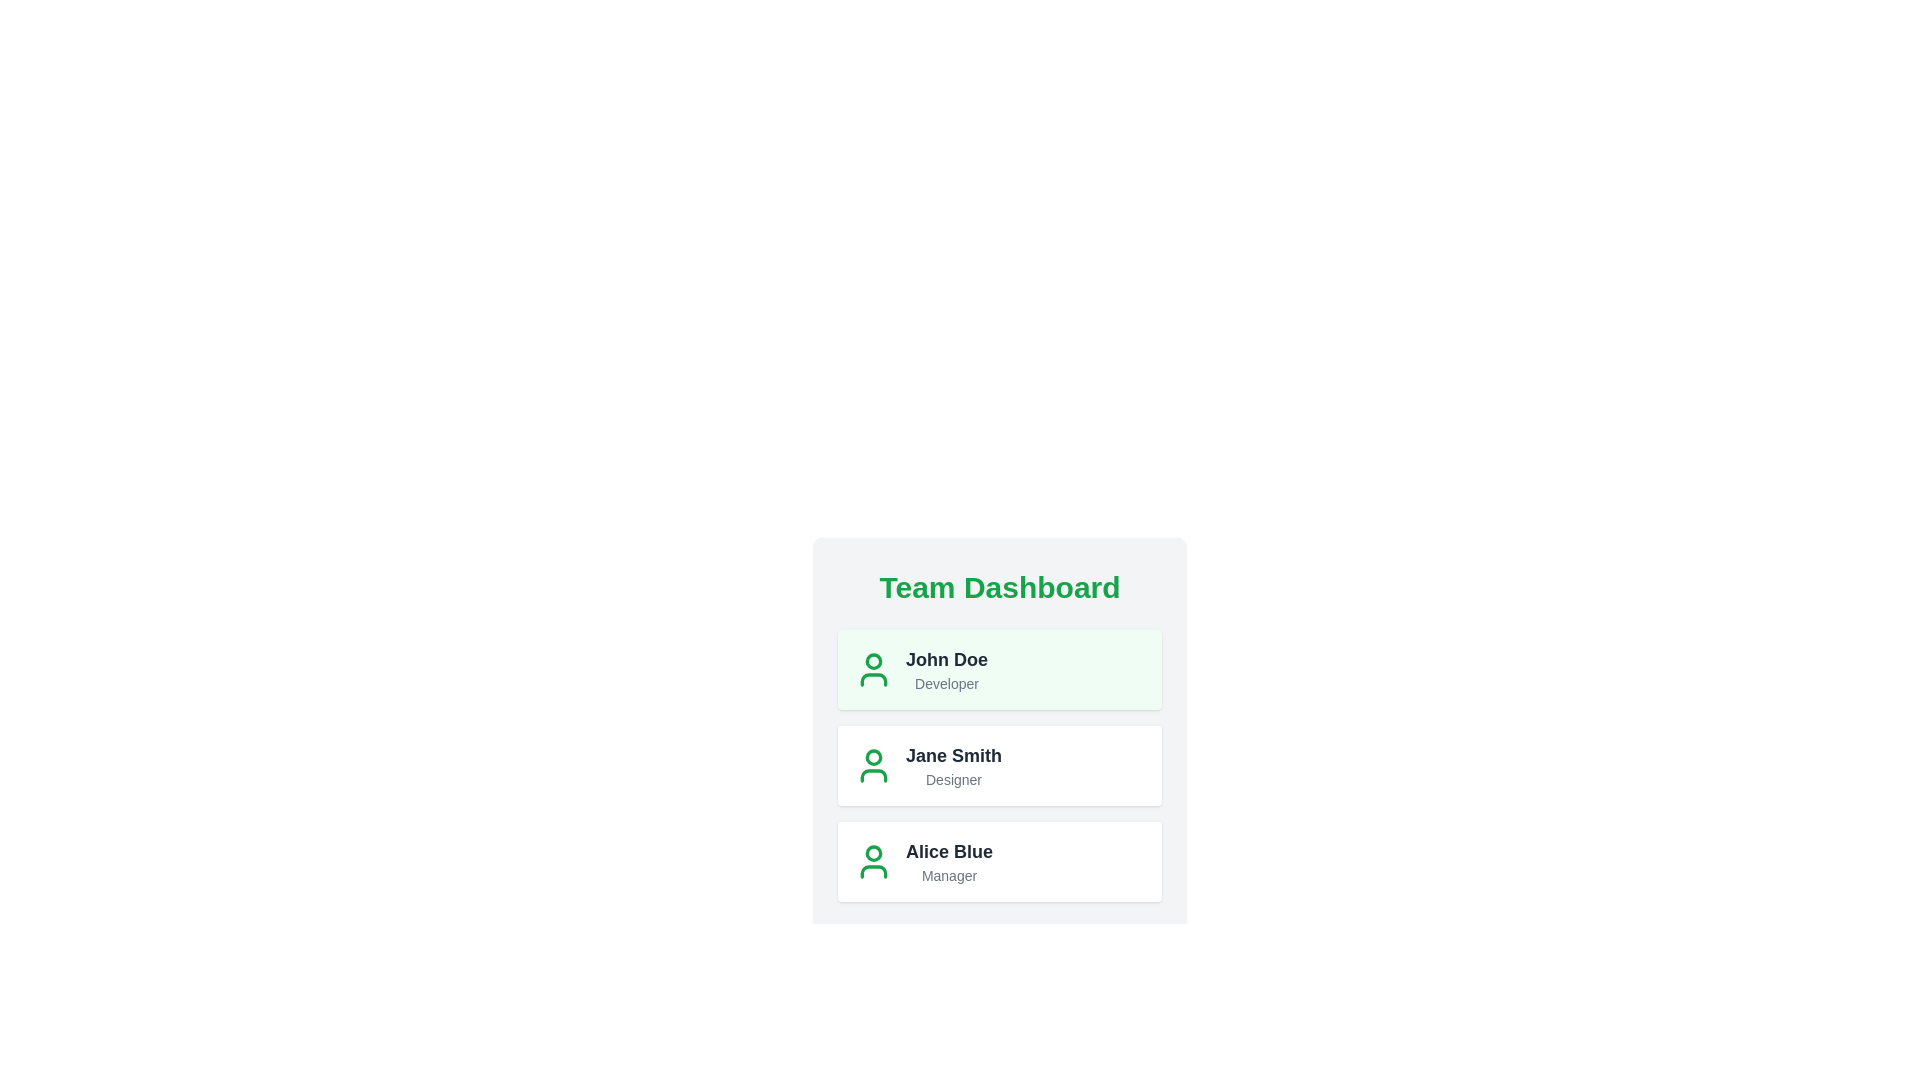 Image resolution: width=1920 pixels, height=1080 pixels. I want to click on the bottom portion of the user profile icon, which resembles shoulders in an outline style and is colored green, located on the 'John Doe' card under the 'Team Dashboard' section, so click(873, 870).